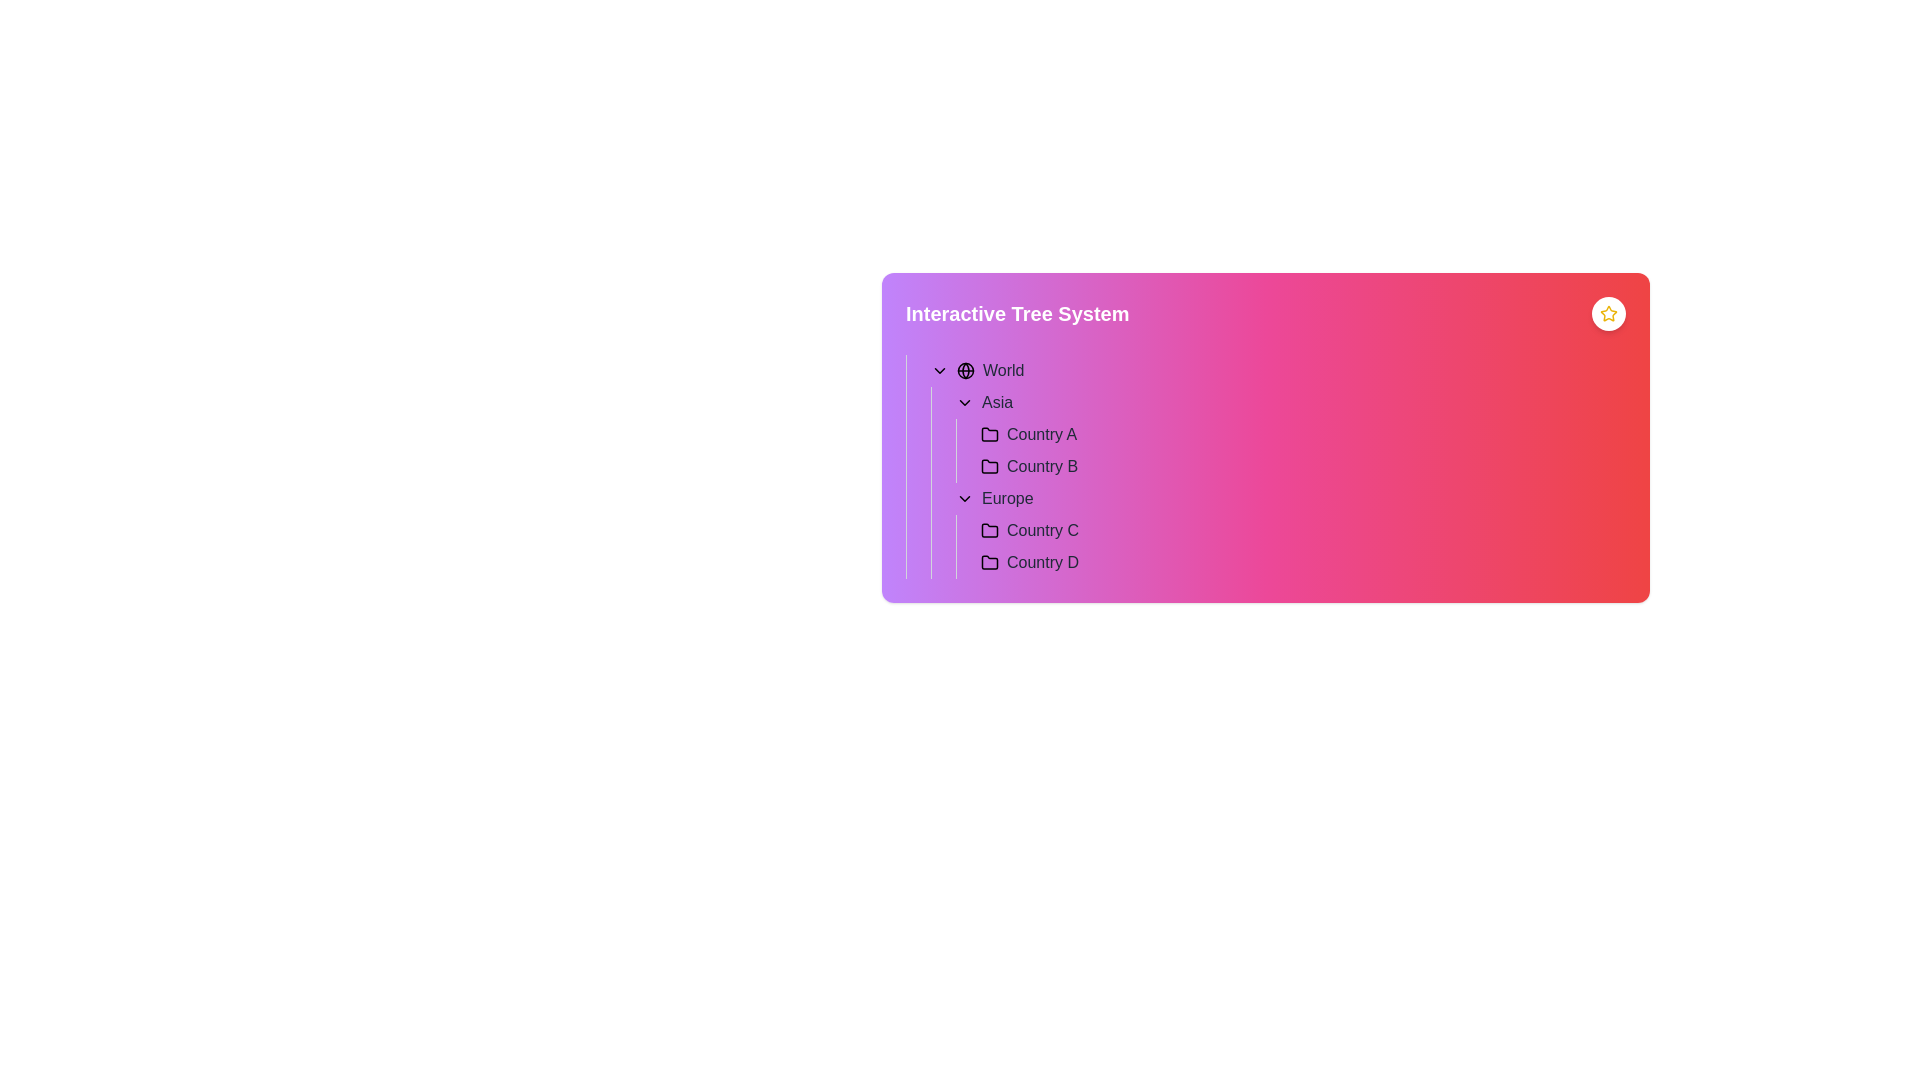  What do you see at coordinates (965, 370) in the screenshot?
I see `the Circle (SVG graphical element) that is part of the decorative globe icon located at the upper left corner of the highlighted section` at bounding box center [965, 370].